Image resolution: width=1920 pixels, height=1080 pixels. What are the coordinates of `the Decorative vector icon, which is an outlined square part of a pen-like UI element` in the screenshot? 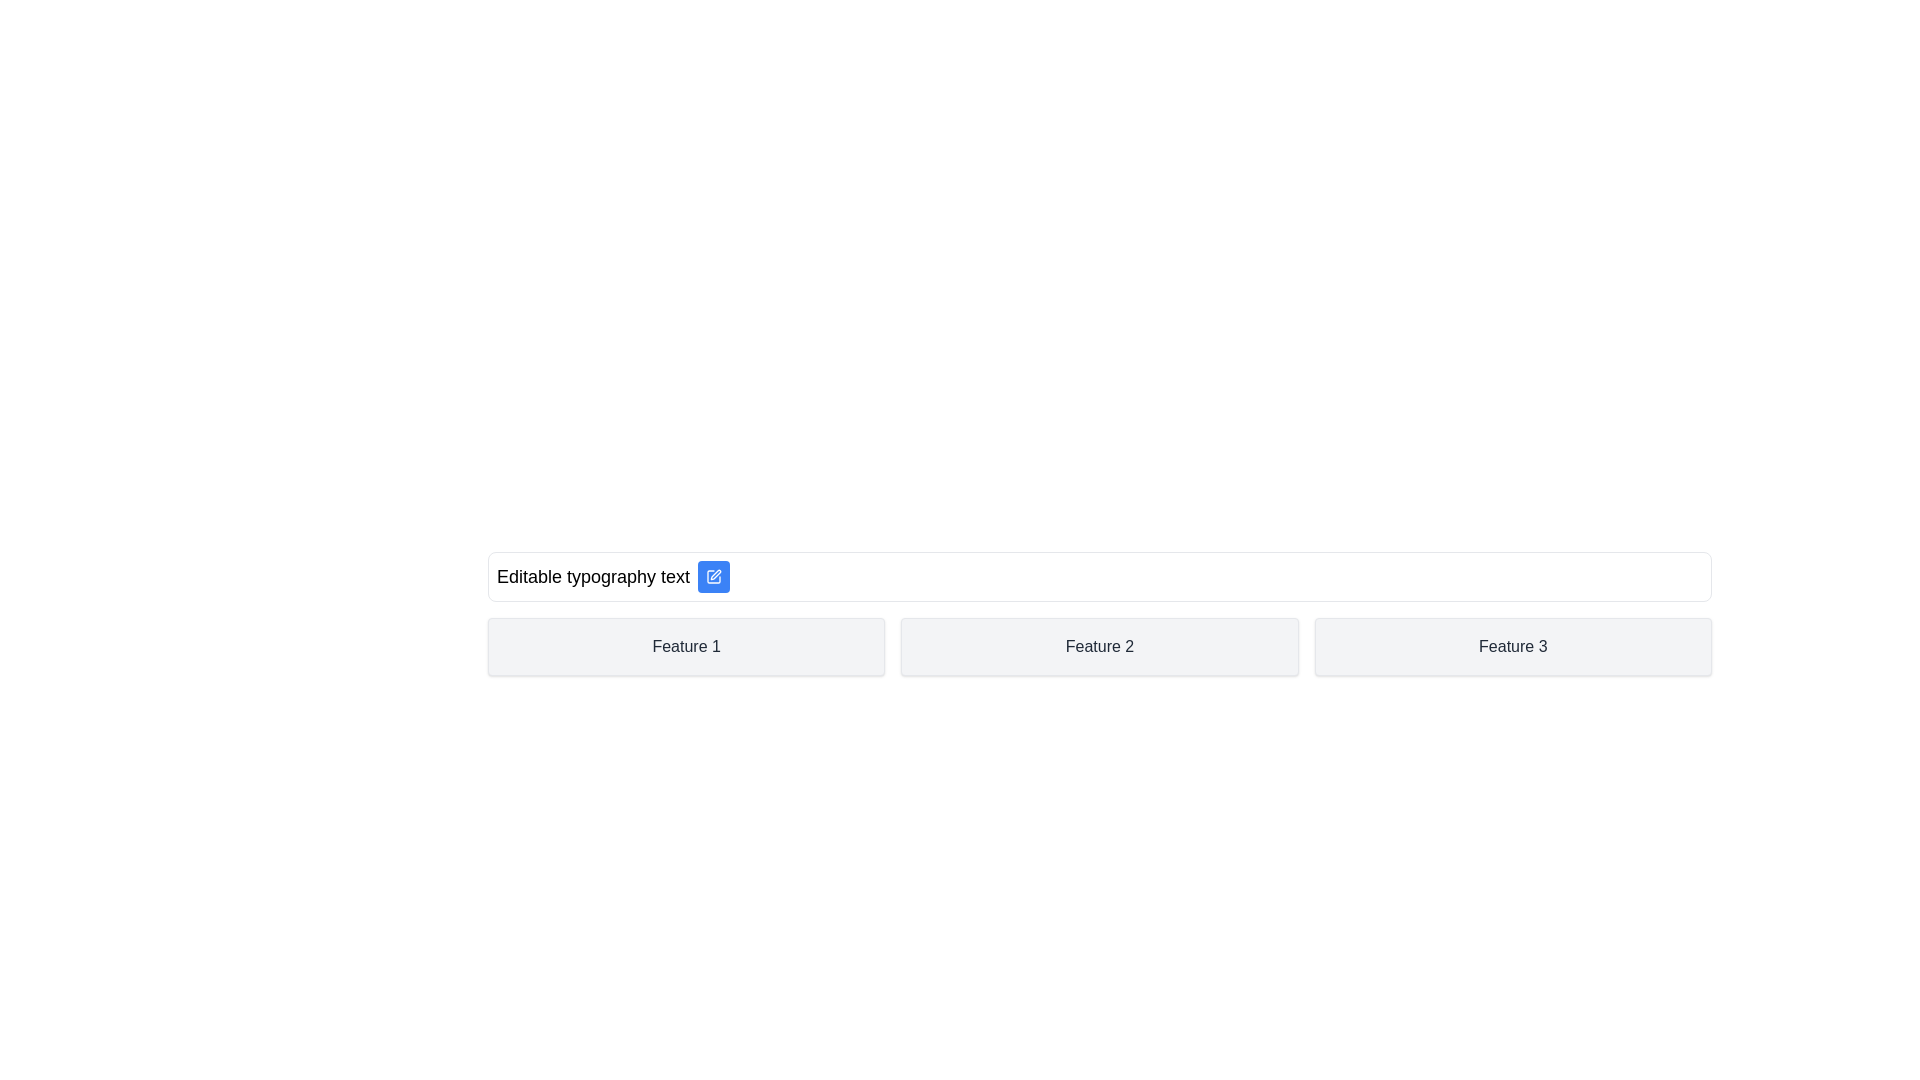 It's located at (714, 577).